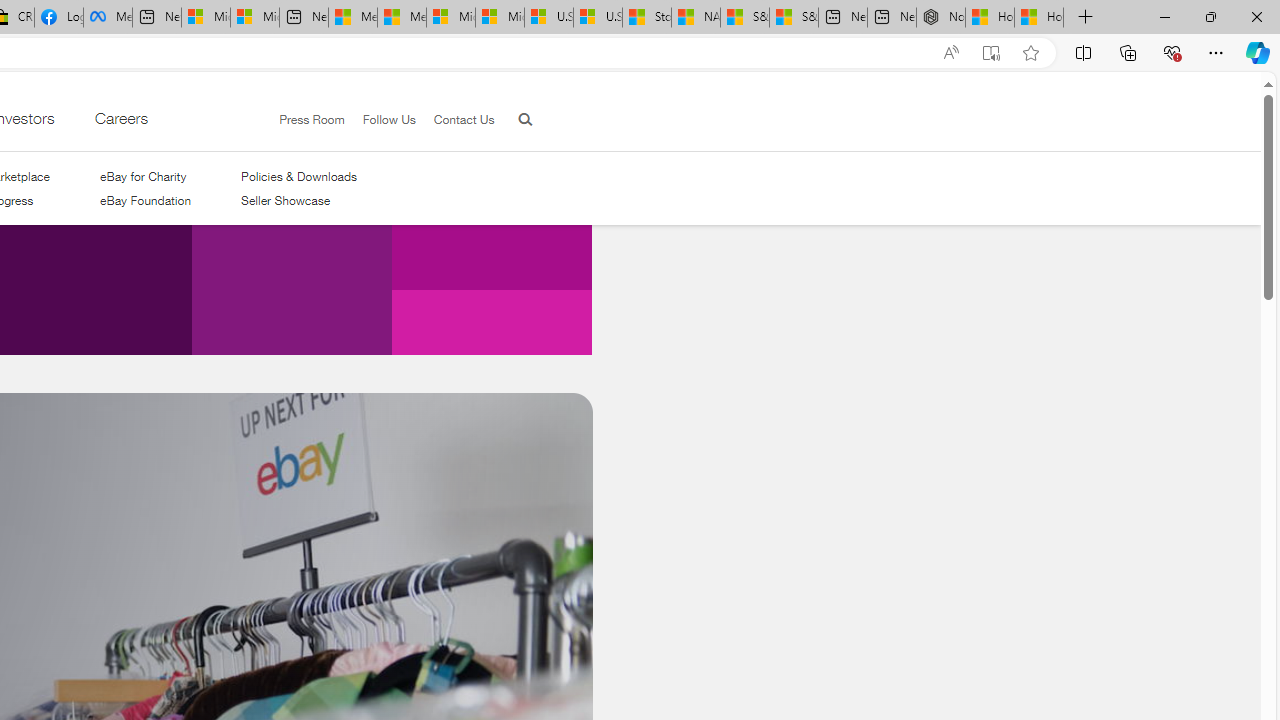  I want to click on 'Log into Facebook', so click(58, 17).